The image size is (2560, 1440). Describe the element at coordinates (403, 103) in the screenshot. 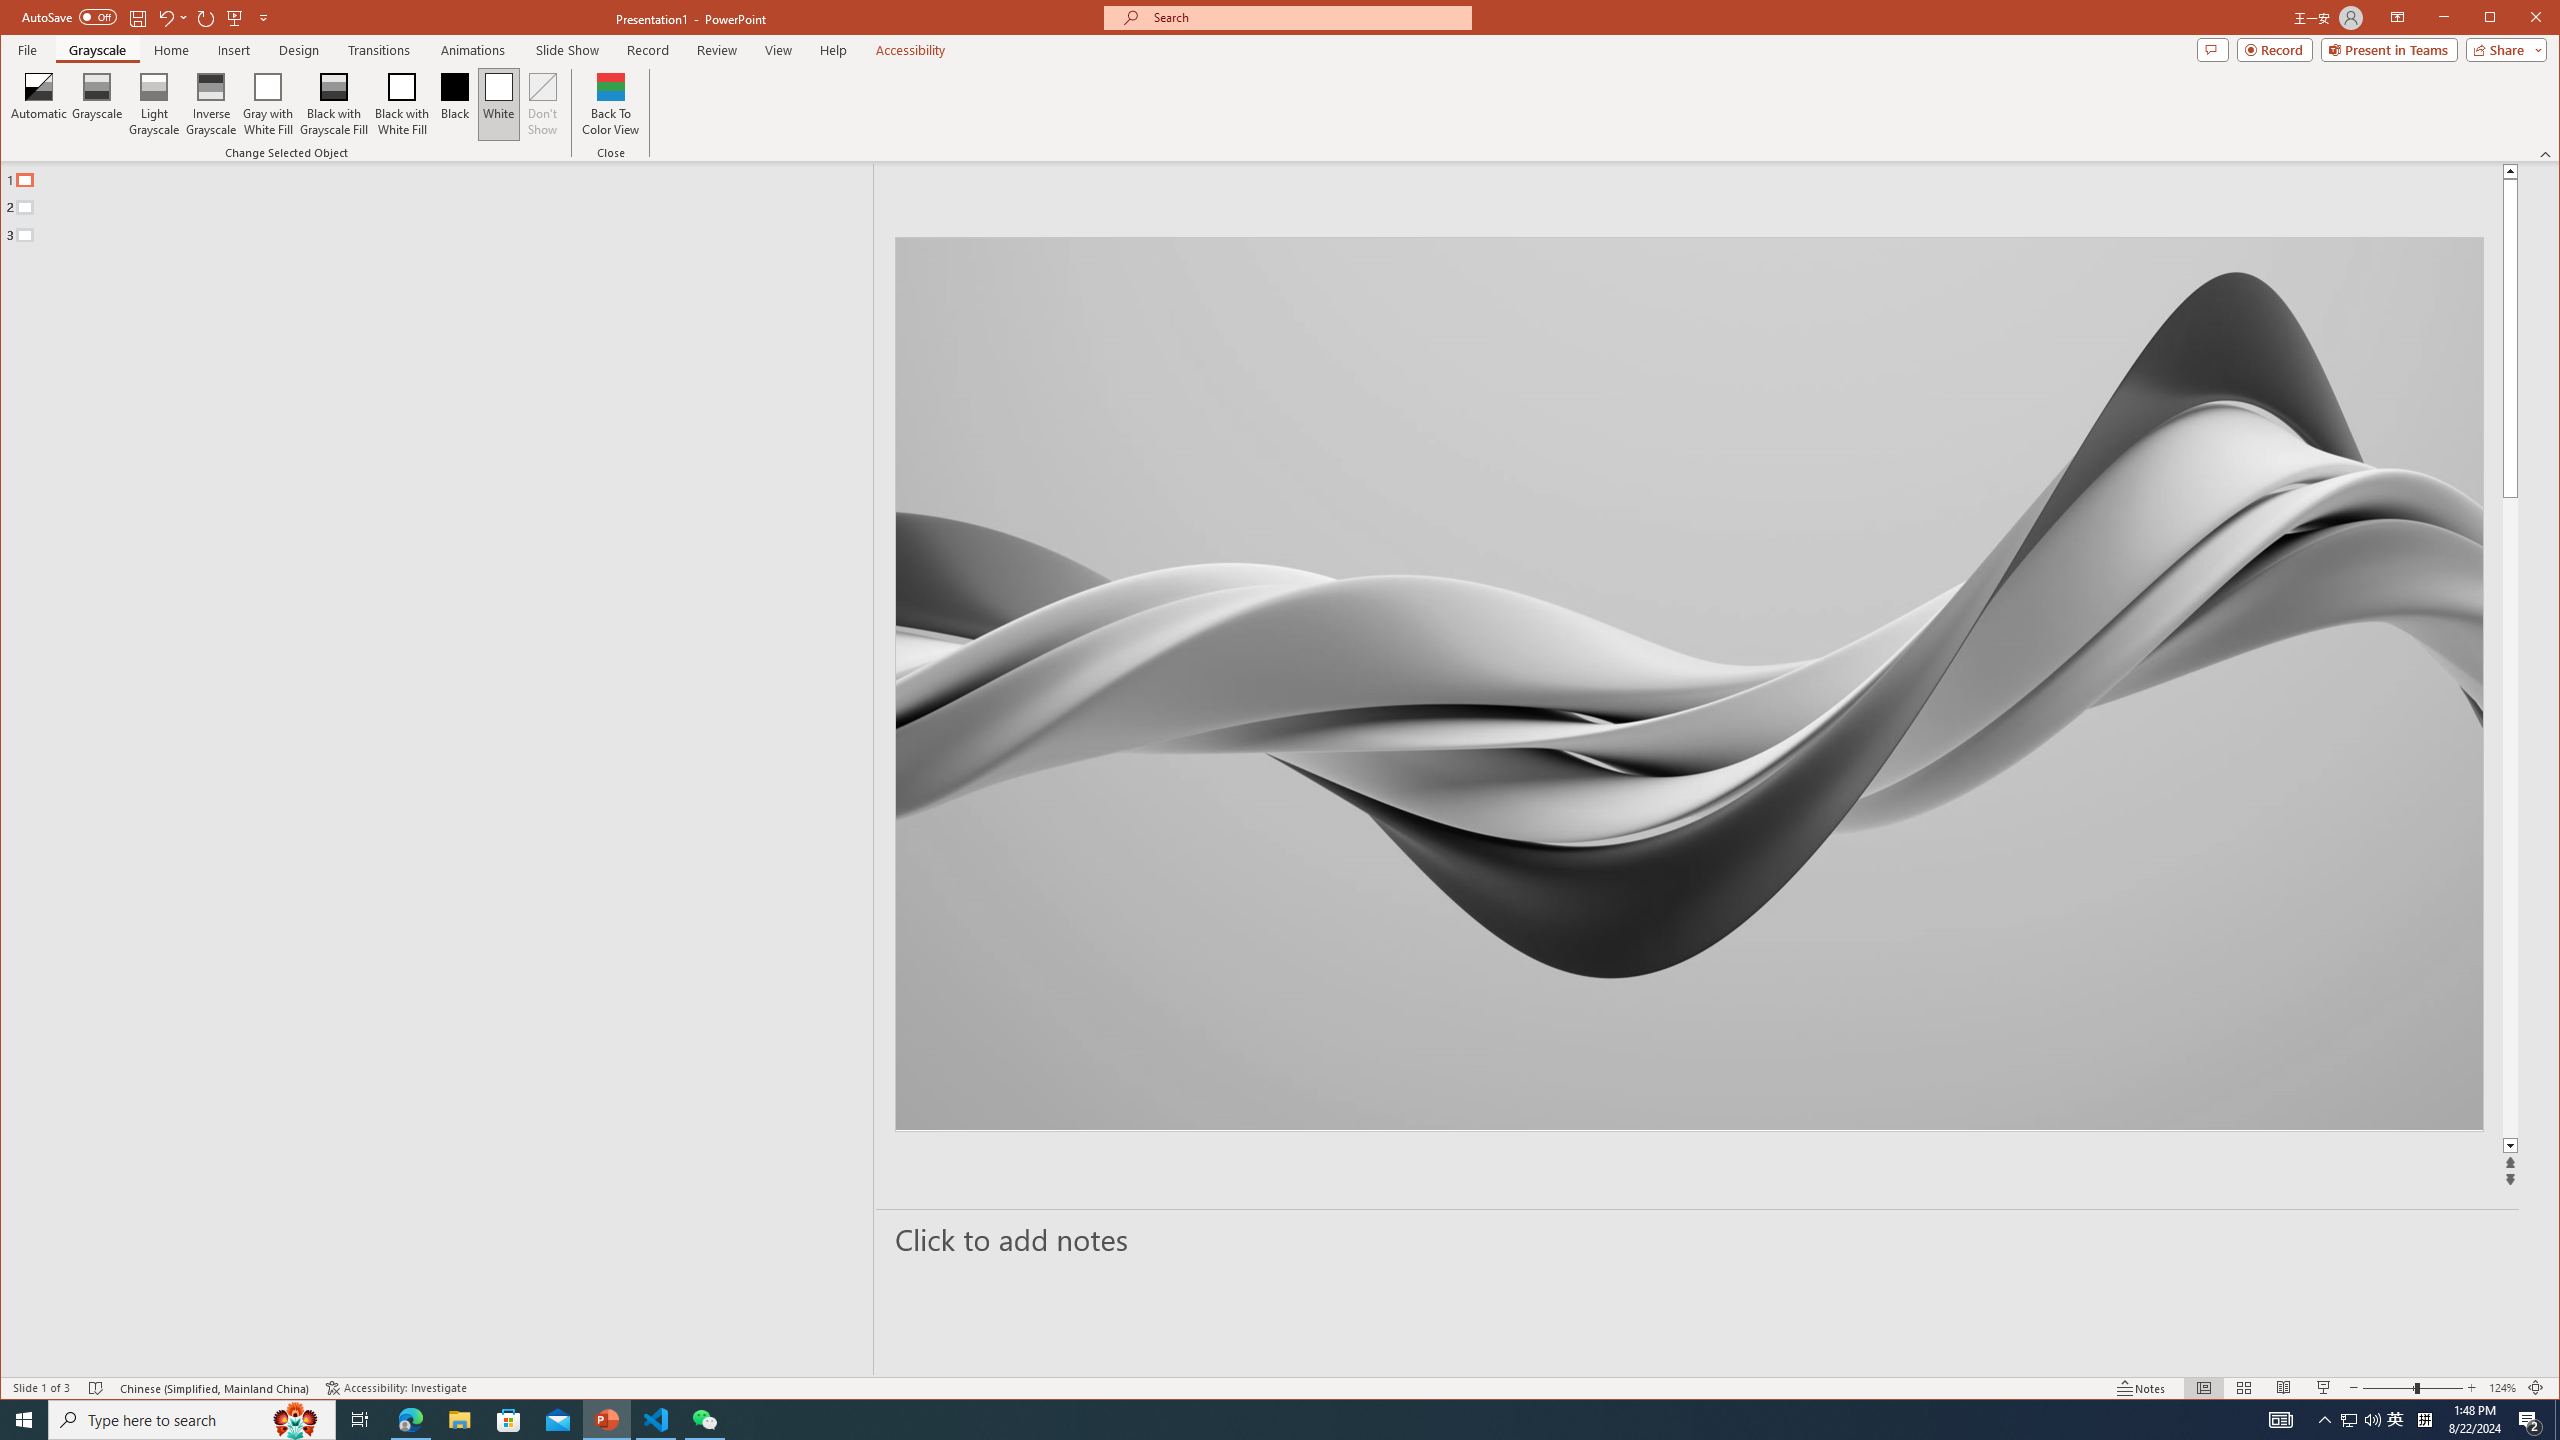

I see `'Black with White Fill'` at that location.